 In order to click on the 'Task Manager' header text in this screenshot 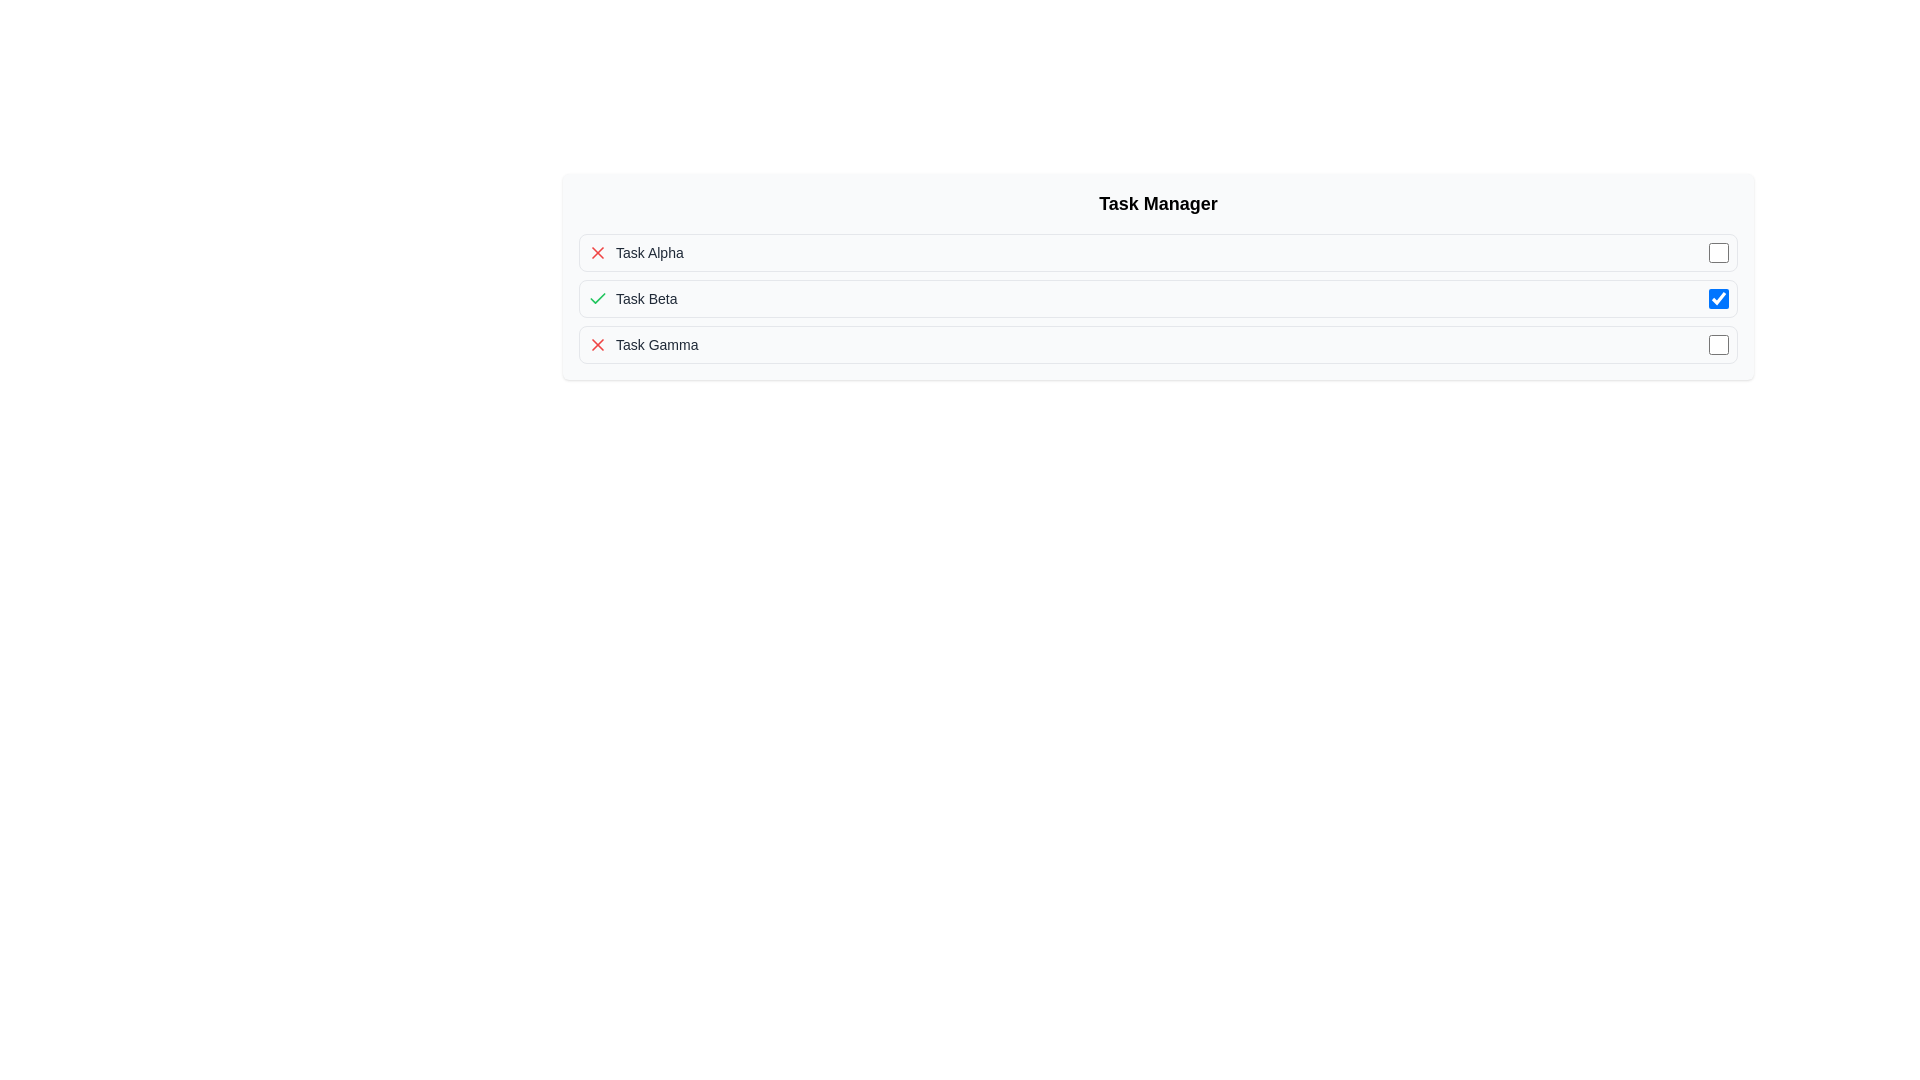, I will do `click(1158, 204)`.